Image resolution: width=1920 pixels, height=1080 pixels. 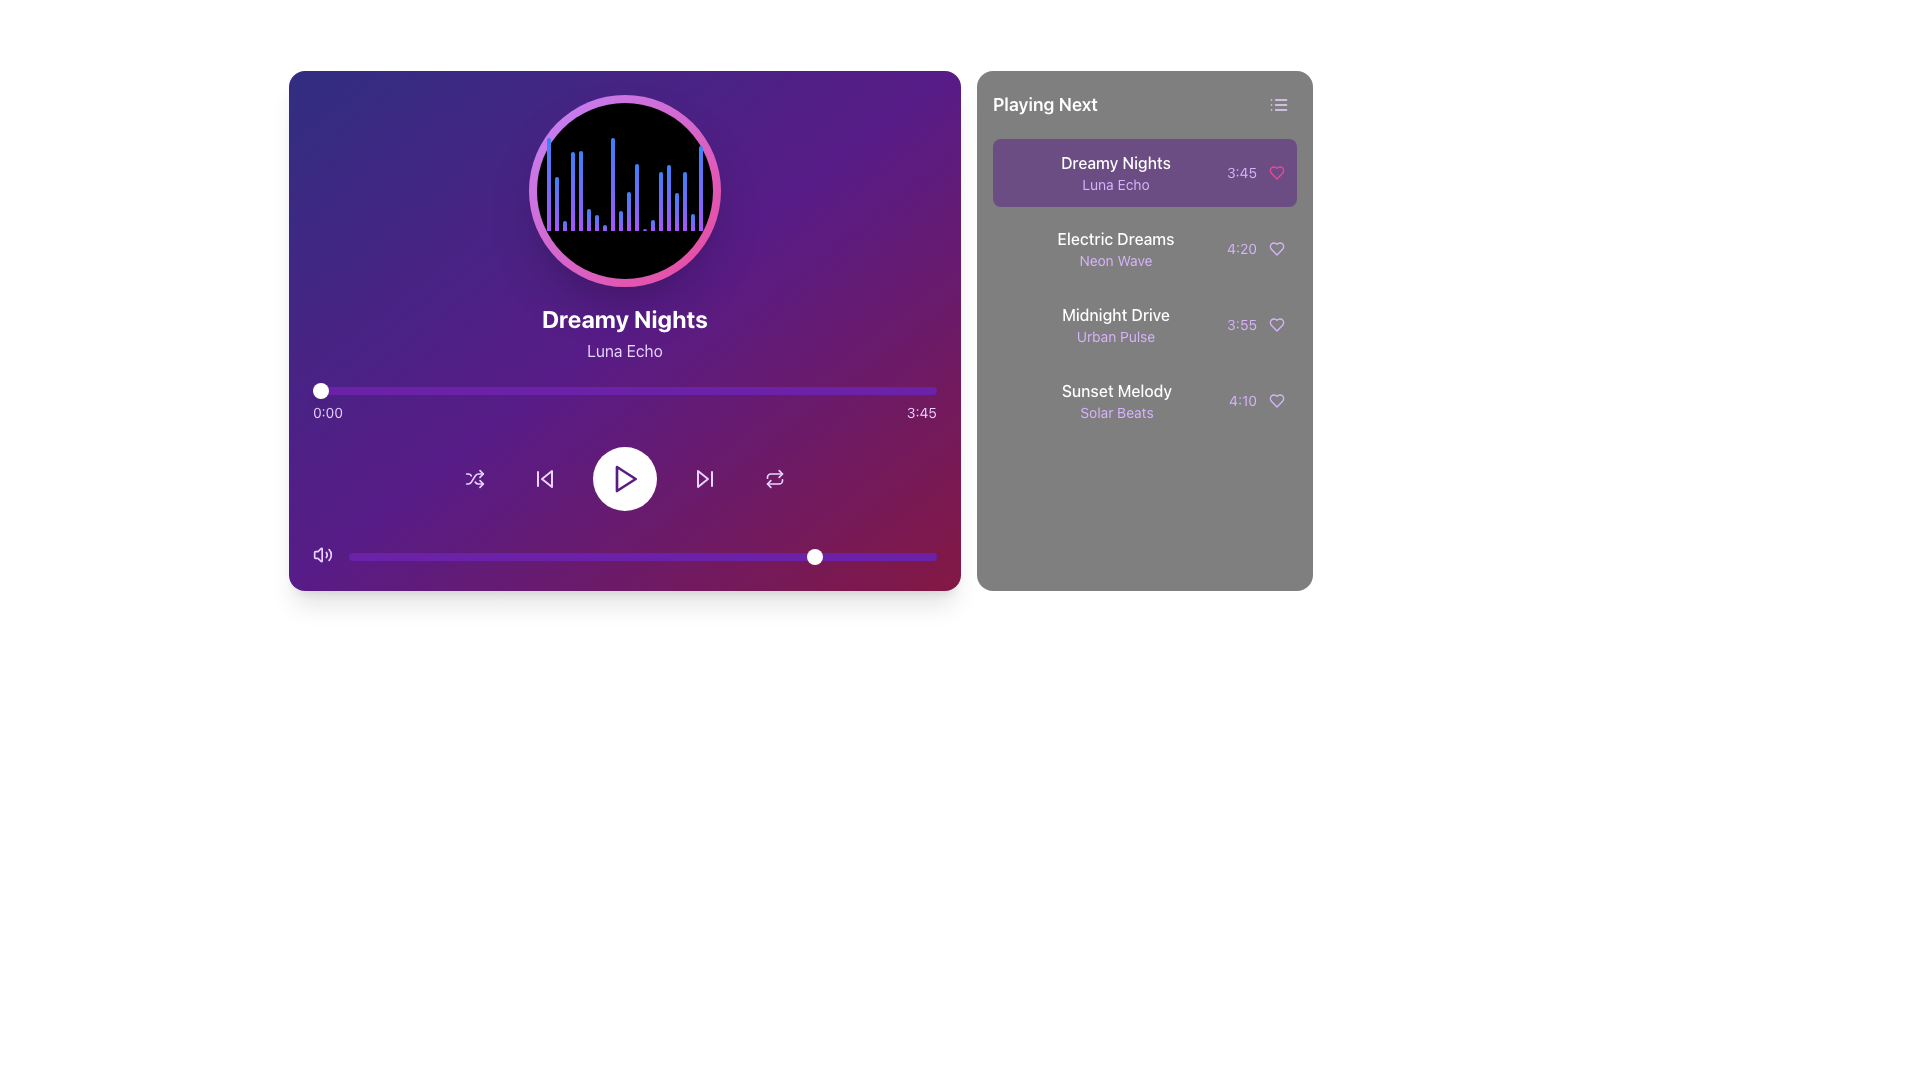 What do you see at coordinates (571, 191) in the screenshot?
I see `the fourth vertical progress or audio level bar from the left, which has a gradient color scheme from purple to blue, located above the audio control panel of the music player interface` at bounding box center [571, 191].